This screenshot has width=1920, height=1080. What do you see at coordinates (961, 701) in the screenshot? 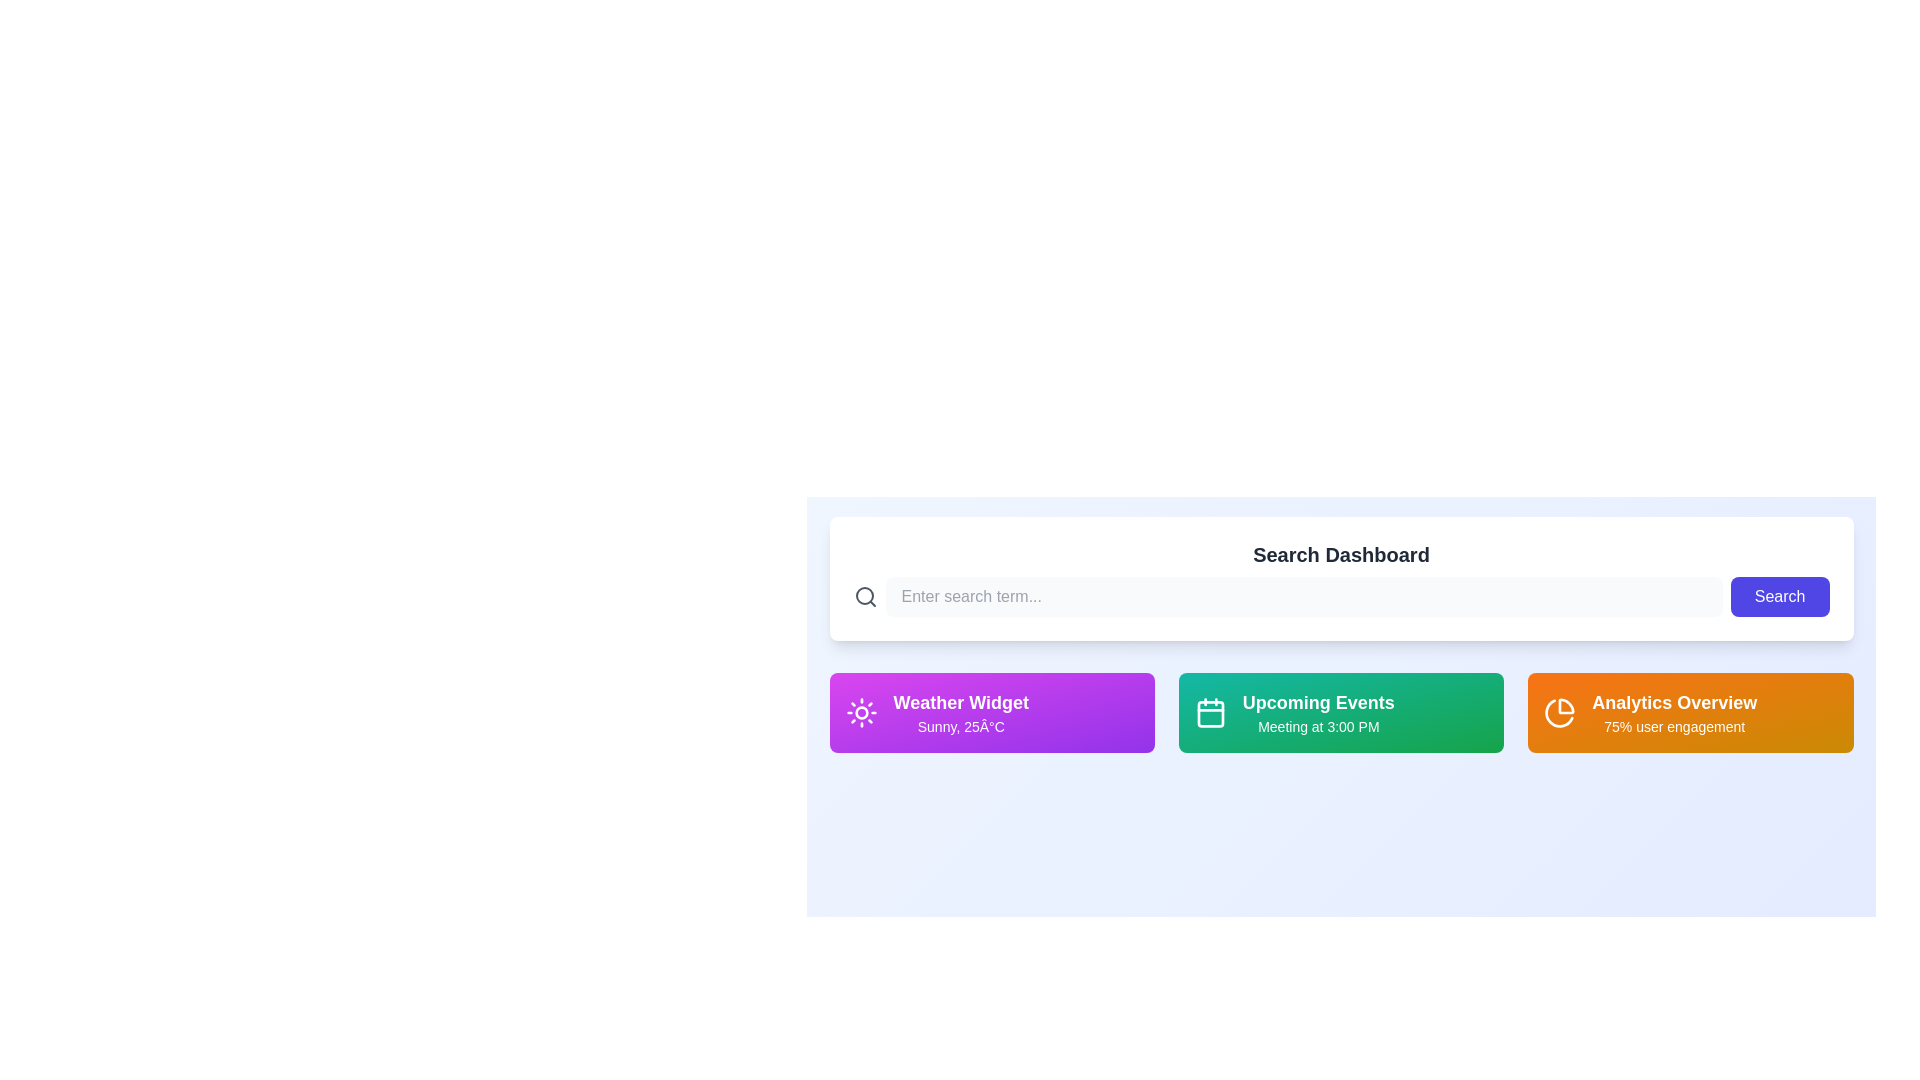
I see `the 'Weather Widget' text label, which is styled in a bold and large font, located at the top of the purple card component` at bounding box center [961, 701].